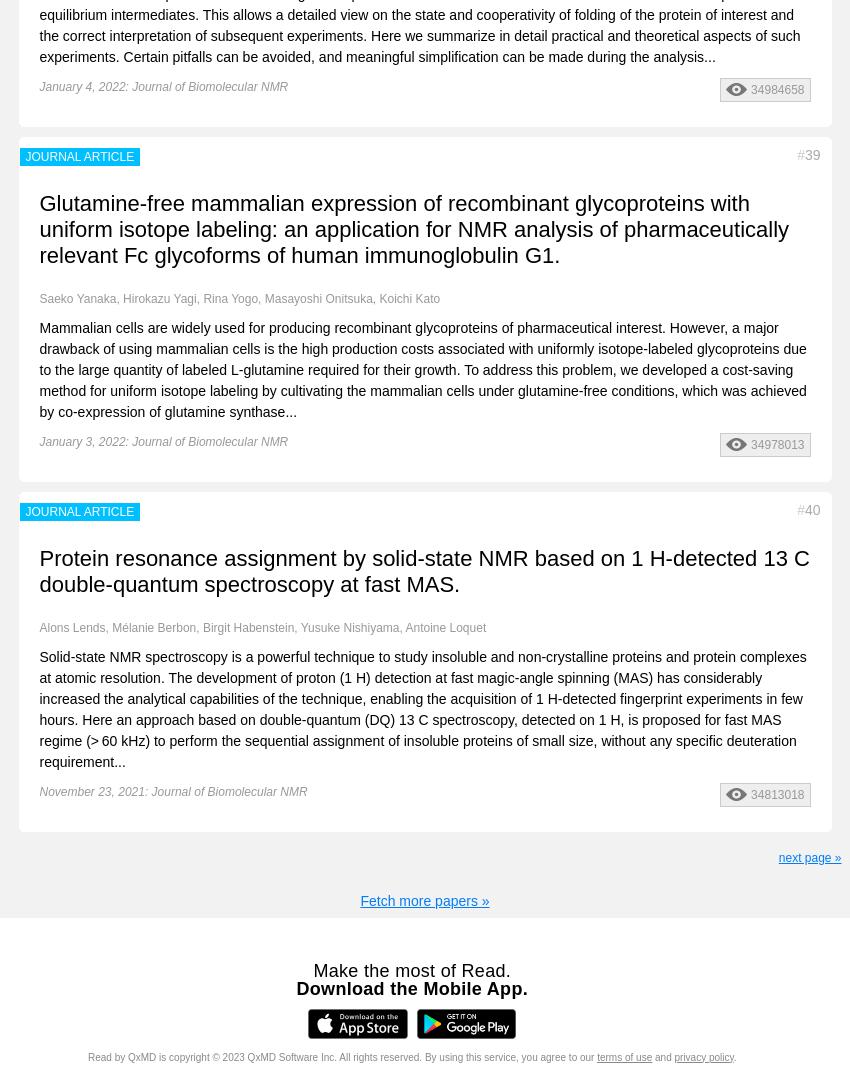 Image resolution: width=850 pixels, height=1071 pixels. I want to click on 'Mammalian cells are widely used for producing recombinant glycoproteins of pharmaceutical interest. However, a major drawback of using mammalian cells is the high production costs associated with uniformly isotope-labeled glycoproteins due to the large quantity of labeled L-glutamine required for their growth. To address this problem, we developed a cost-saving method for uniform isotope labeling by cultivating the mammalian cells under glutamine-free conditions, which was achieved by co-expression of glutamine synthase...', so click(422, 367).